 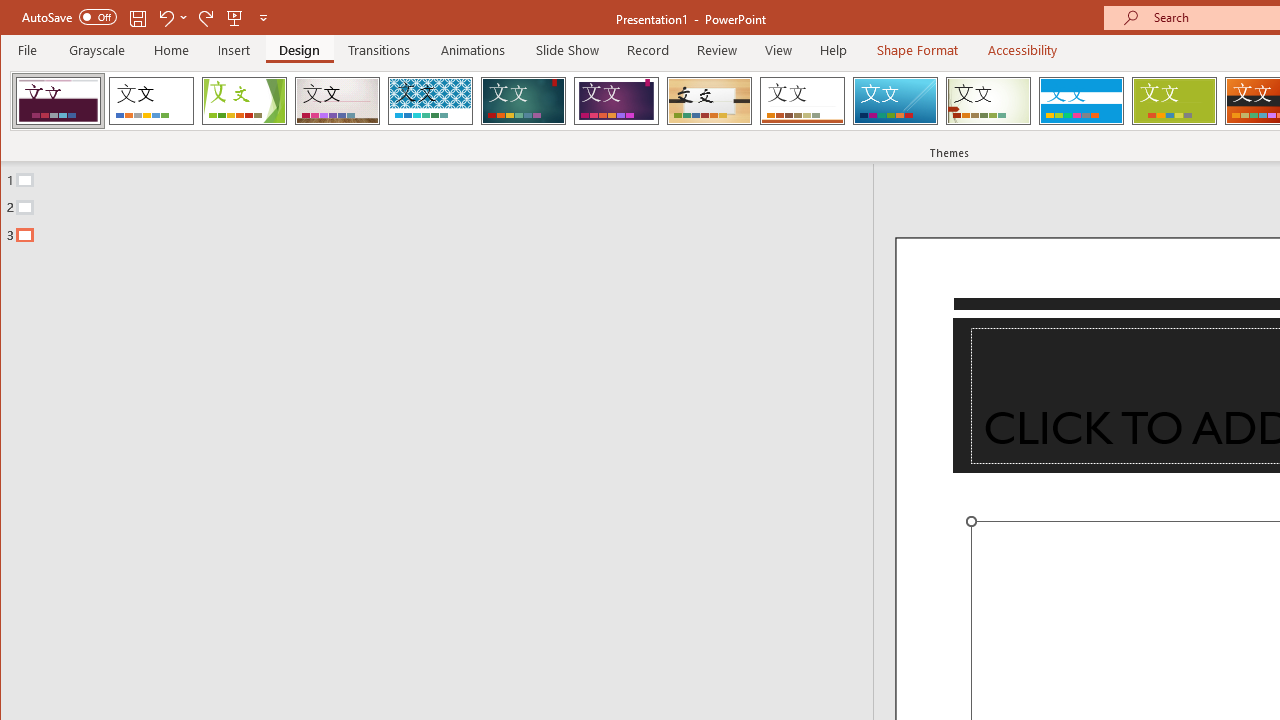 I want to click on 'Organic', so click(x=709, y=100).